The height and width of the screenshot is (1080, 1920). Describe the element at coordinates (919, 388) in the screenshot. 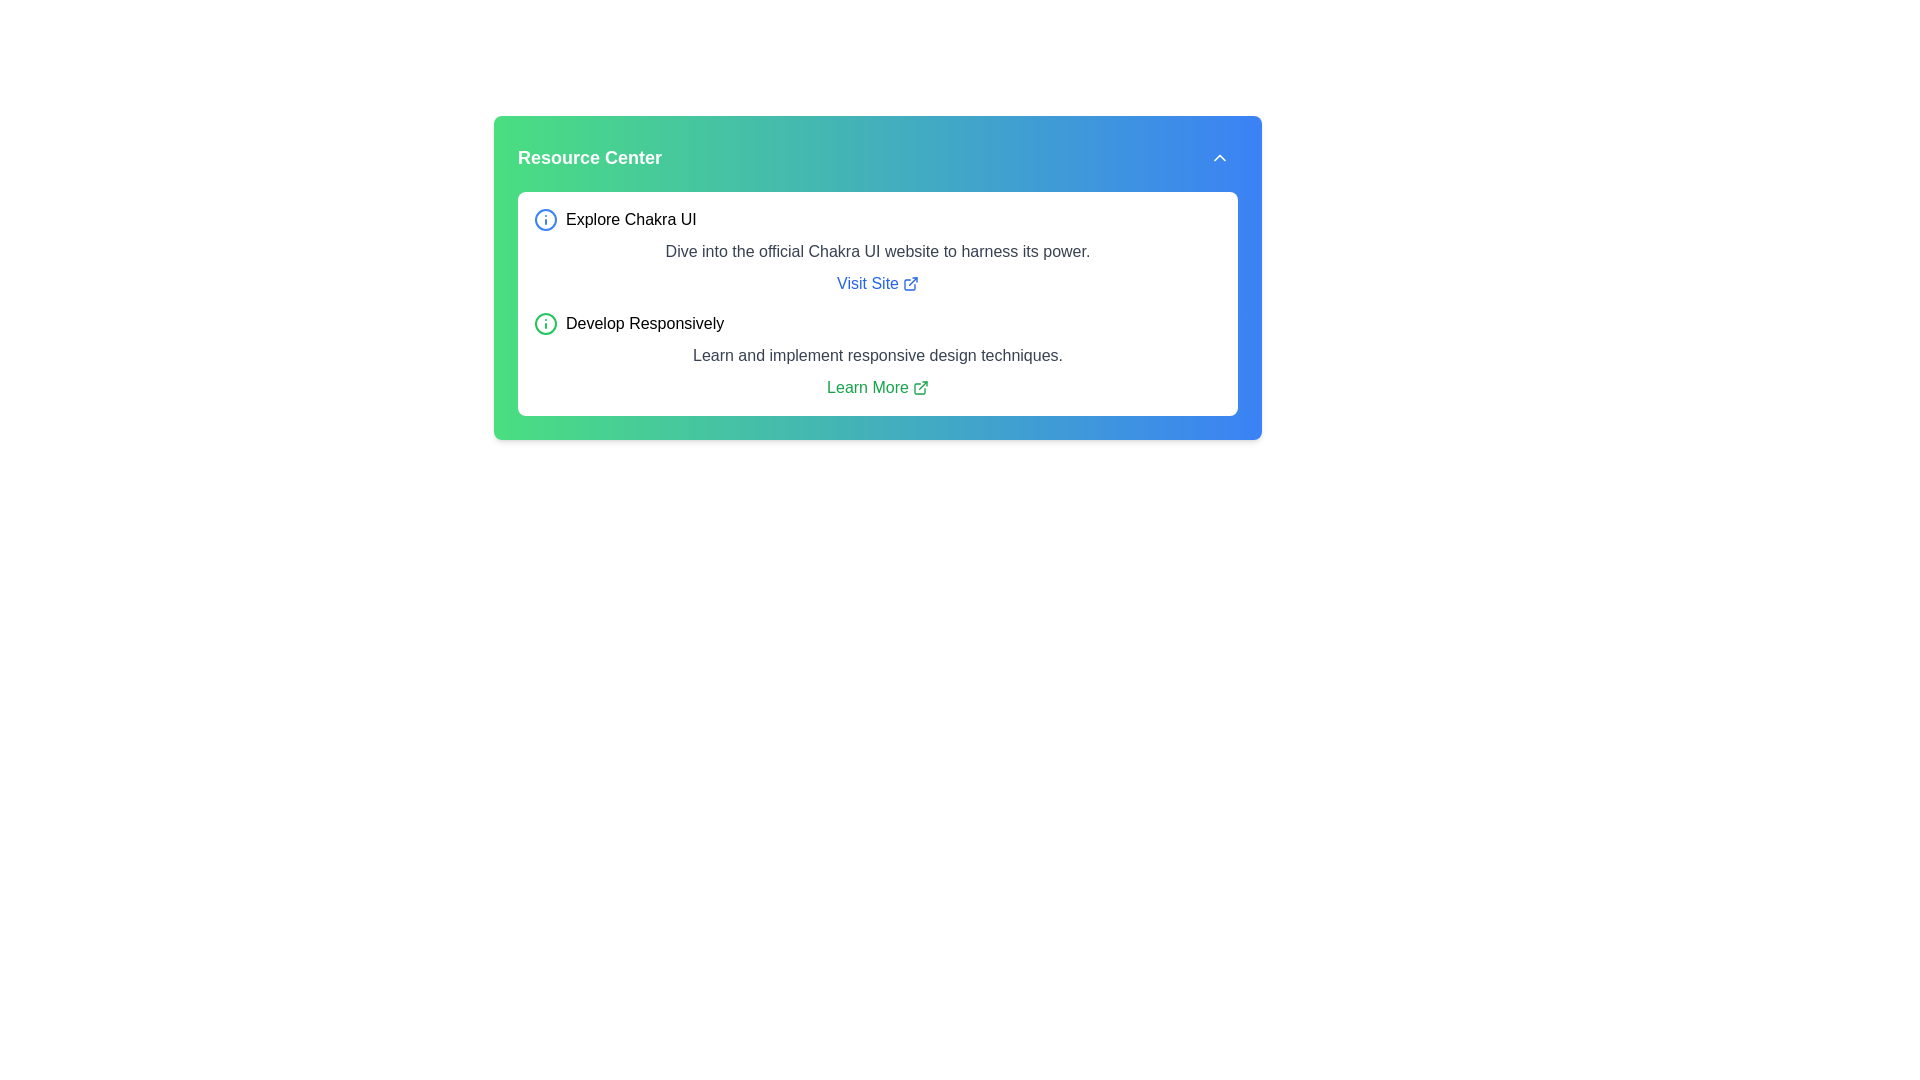

I see `the external link icon located to the right of the 'Learn More' button, which is styled with a thin green stroke and is positioned at the bottom of the 'Develop Responsively' section` at that location.